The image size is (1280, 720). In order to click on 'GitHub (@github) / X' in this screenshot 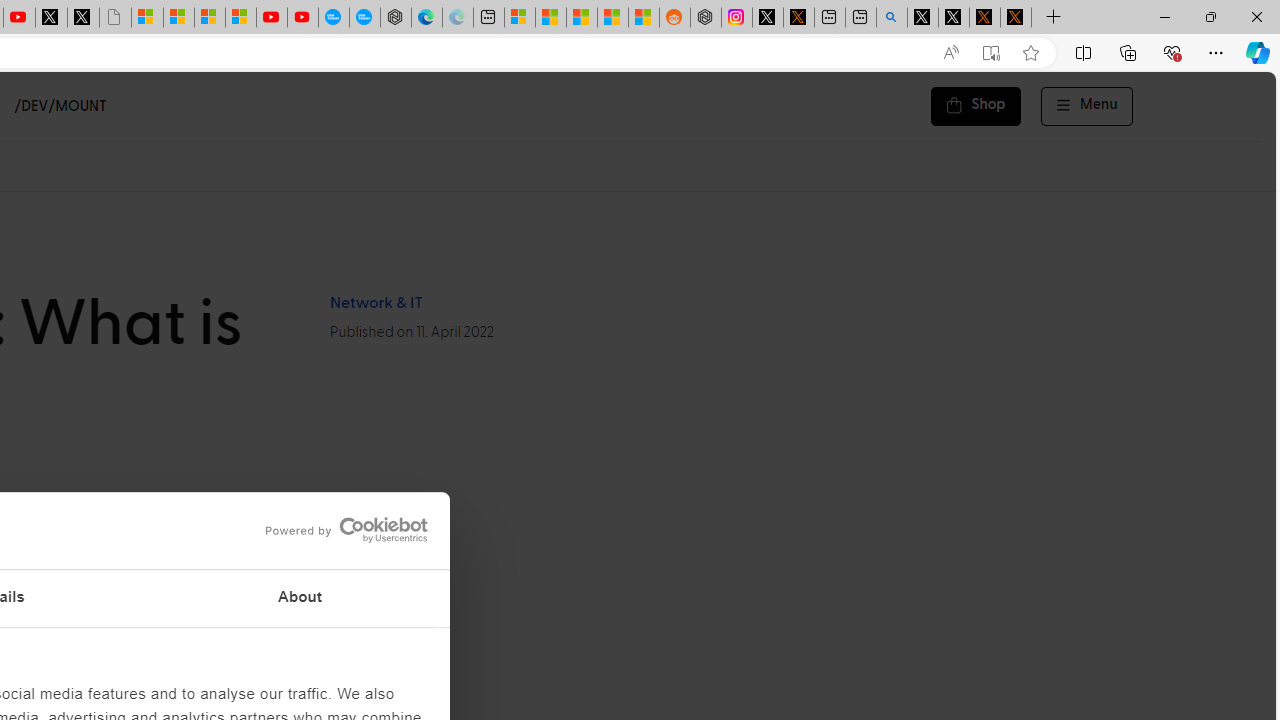, I will do `click(953, 17)`.